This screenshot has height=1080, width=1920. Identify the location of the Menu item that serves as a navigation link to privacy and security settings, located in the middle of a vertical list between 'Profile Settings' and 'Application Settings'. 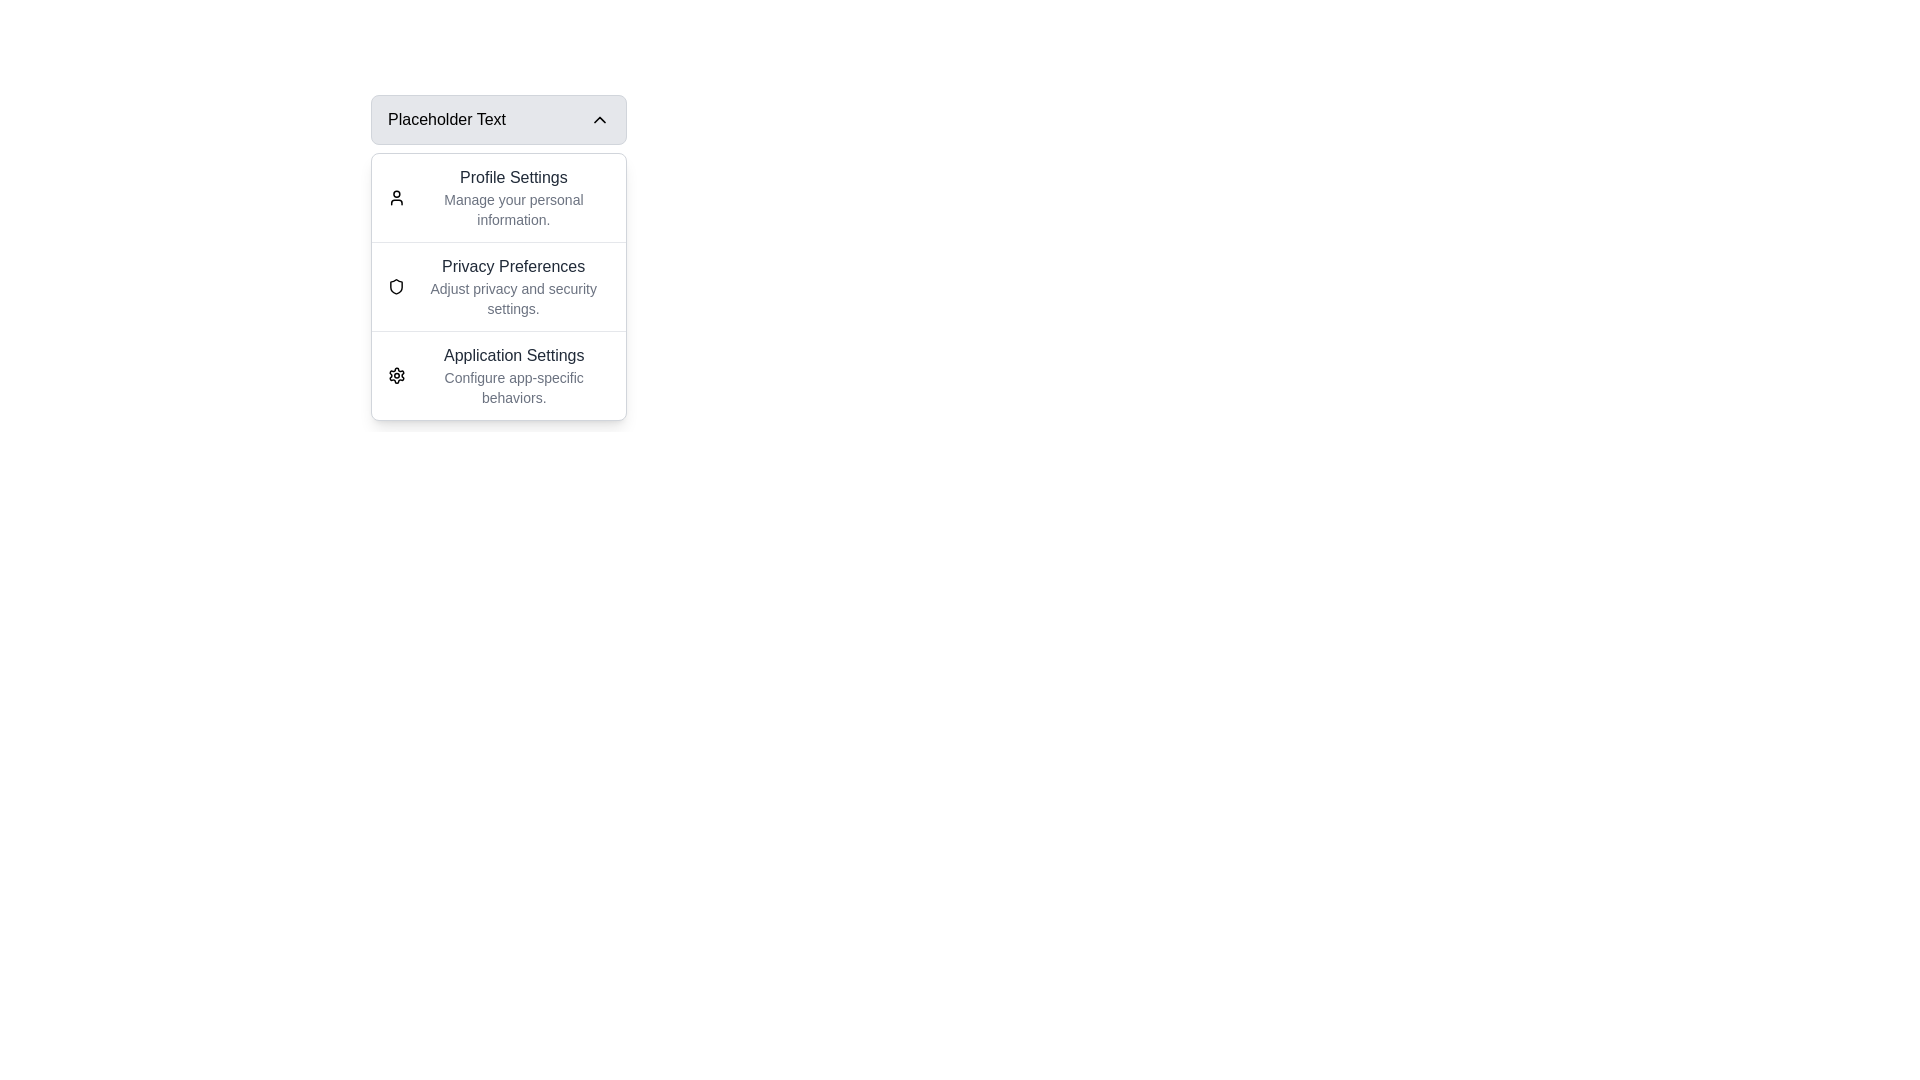
(499, 285).